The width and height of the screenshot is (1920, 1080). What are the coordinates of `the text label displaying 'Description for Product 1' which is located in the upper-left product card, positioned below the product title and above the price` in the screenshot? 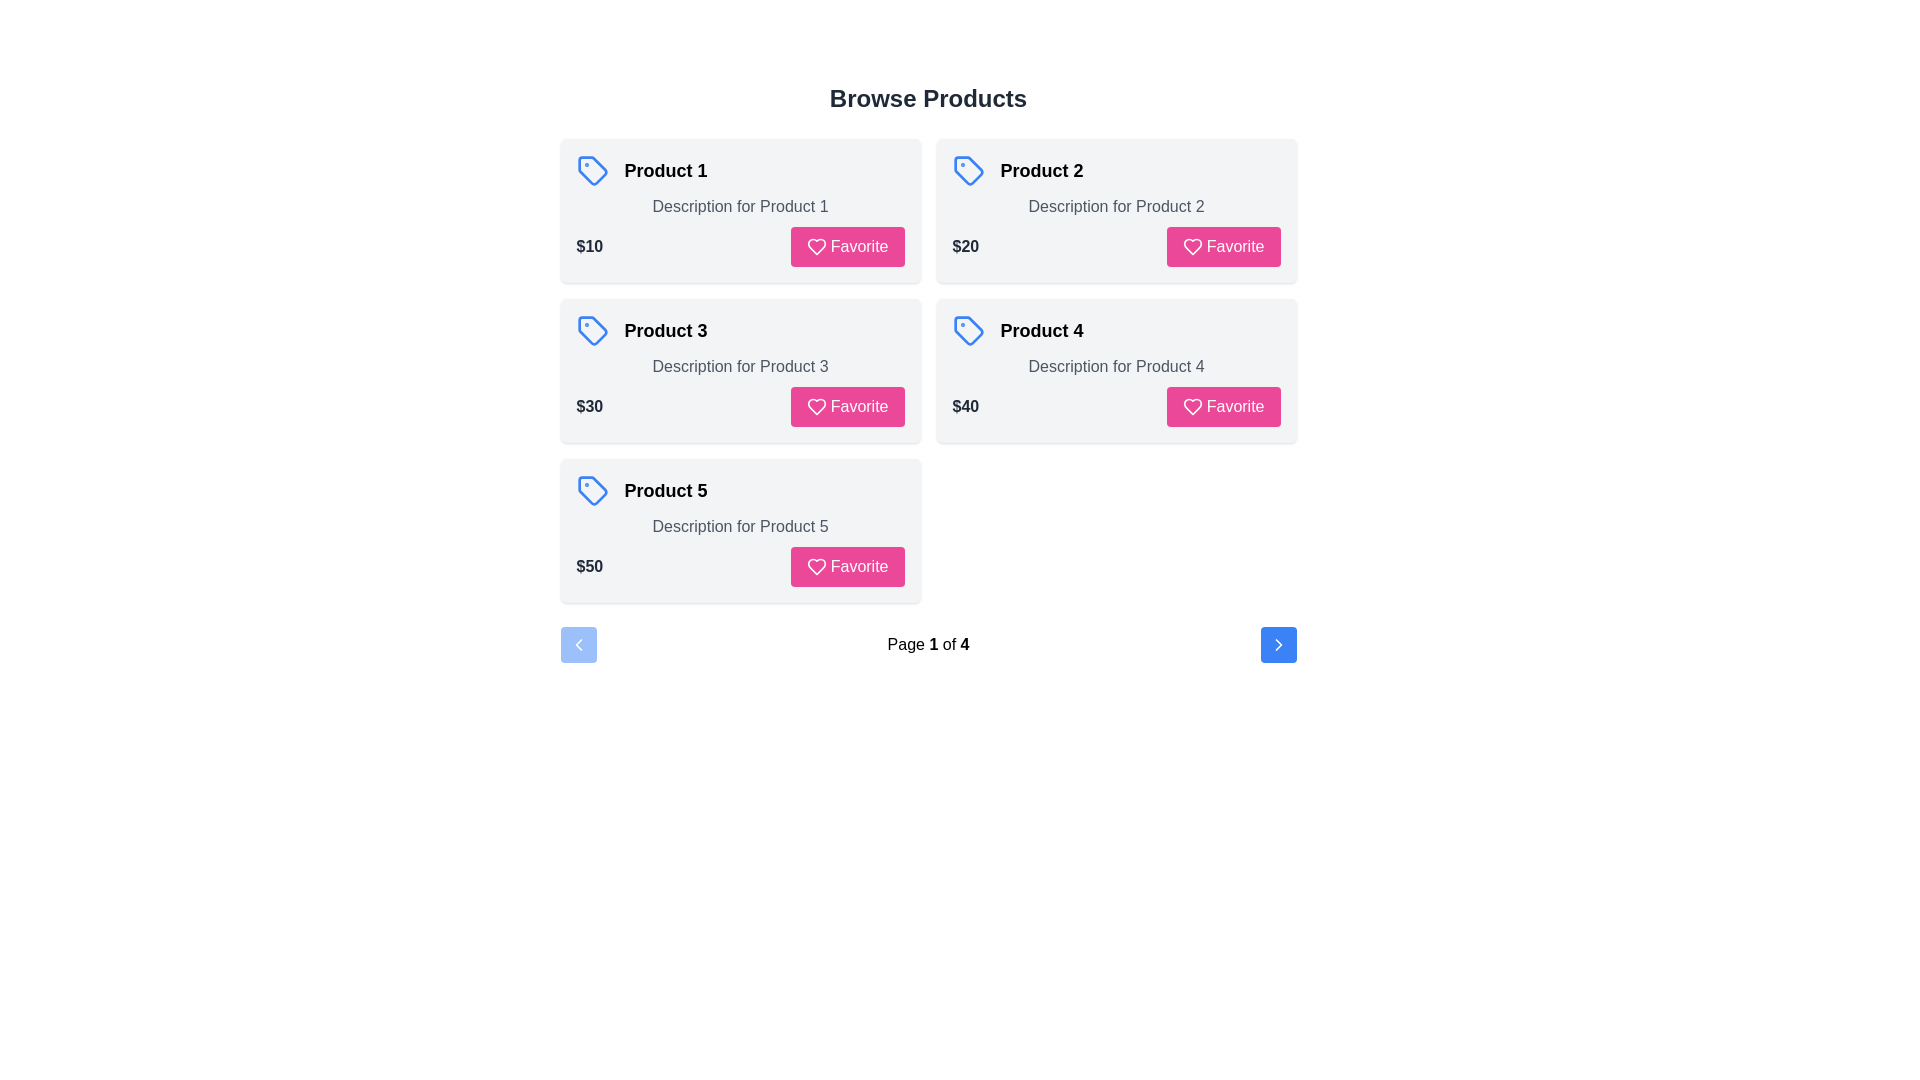 It's located at (739, 207).